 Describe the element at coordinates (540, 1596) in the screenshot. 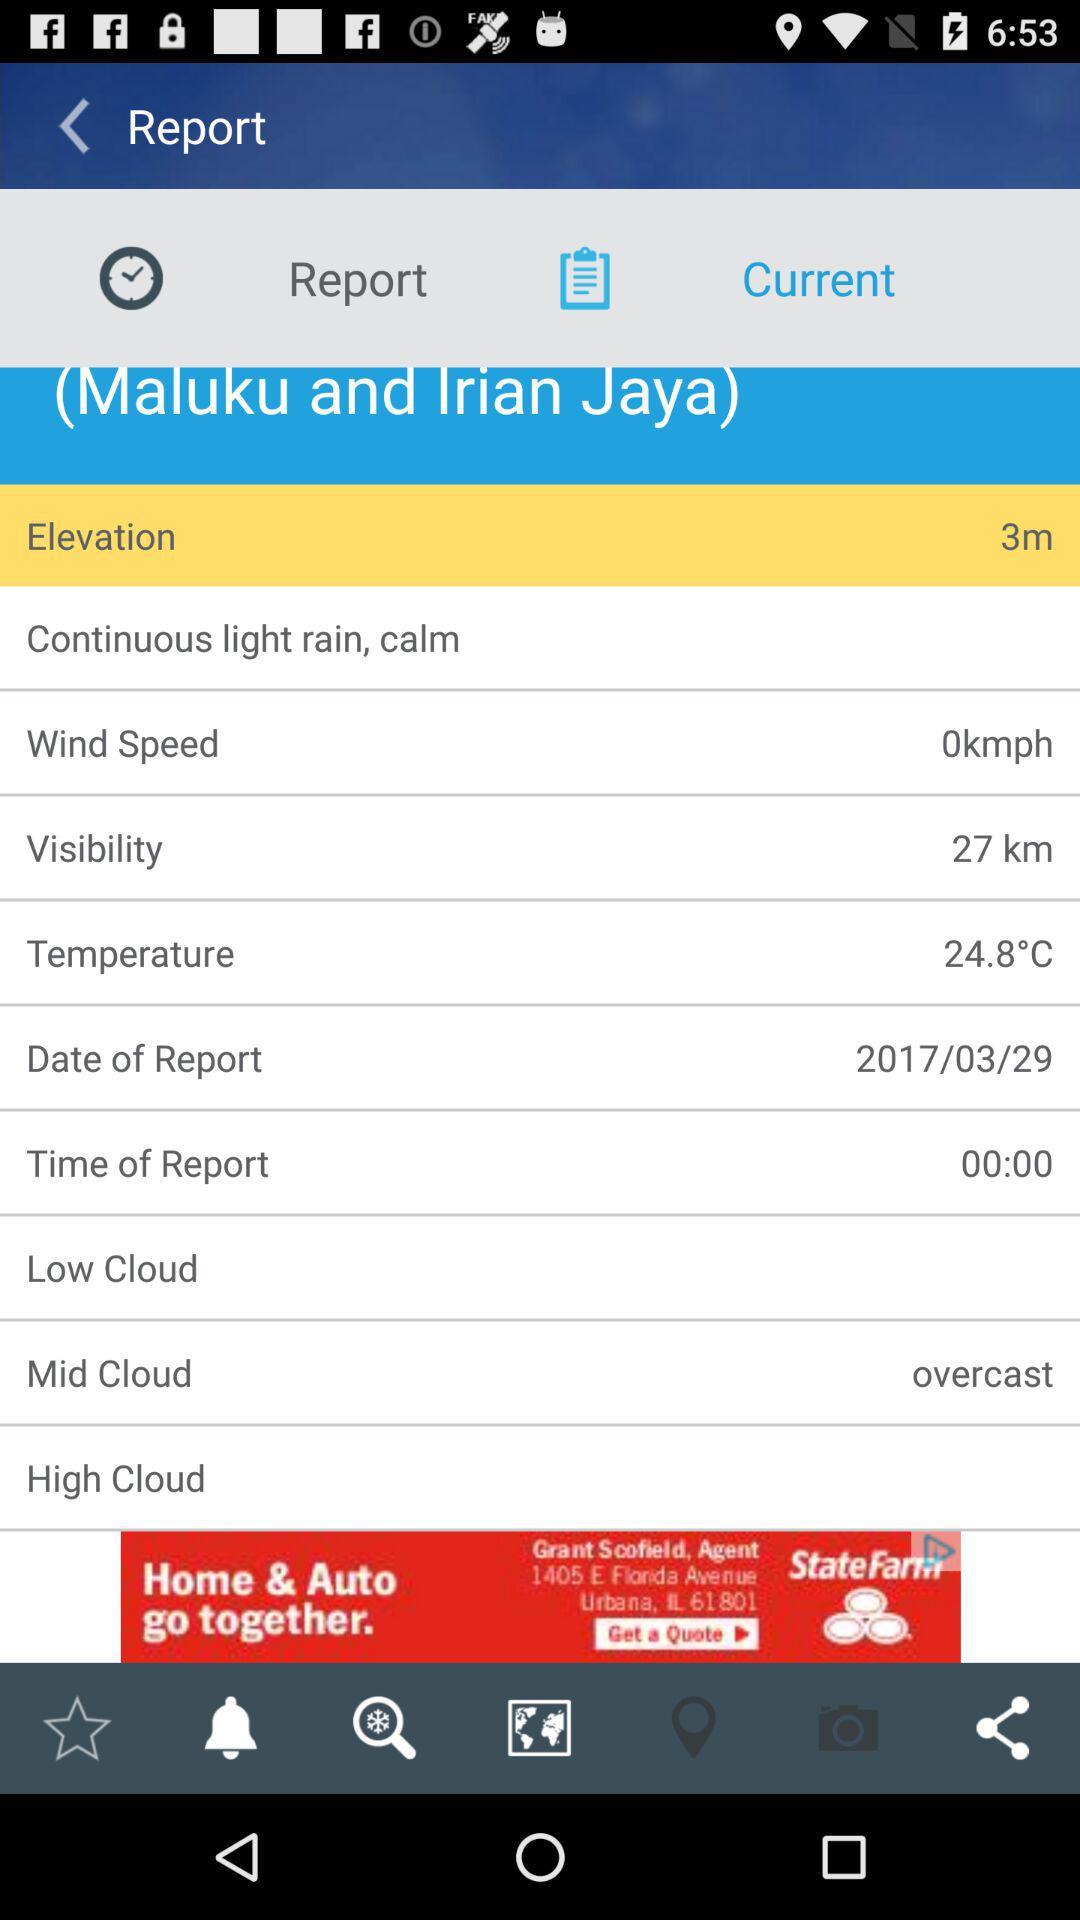

I see `opens the advertisement` at that location.